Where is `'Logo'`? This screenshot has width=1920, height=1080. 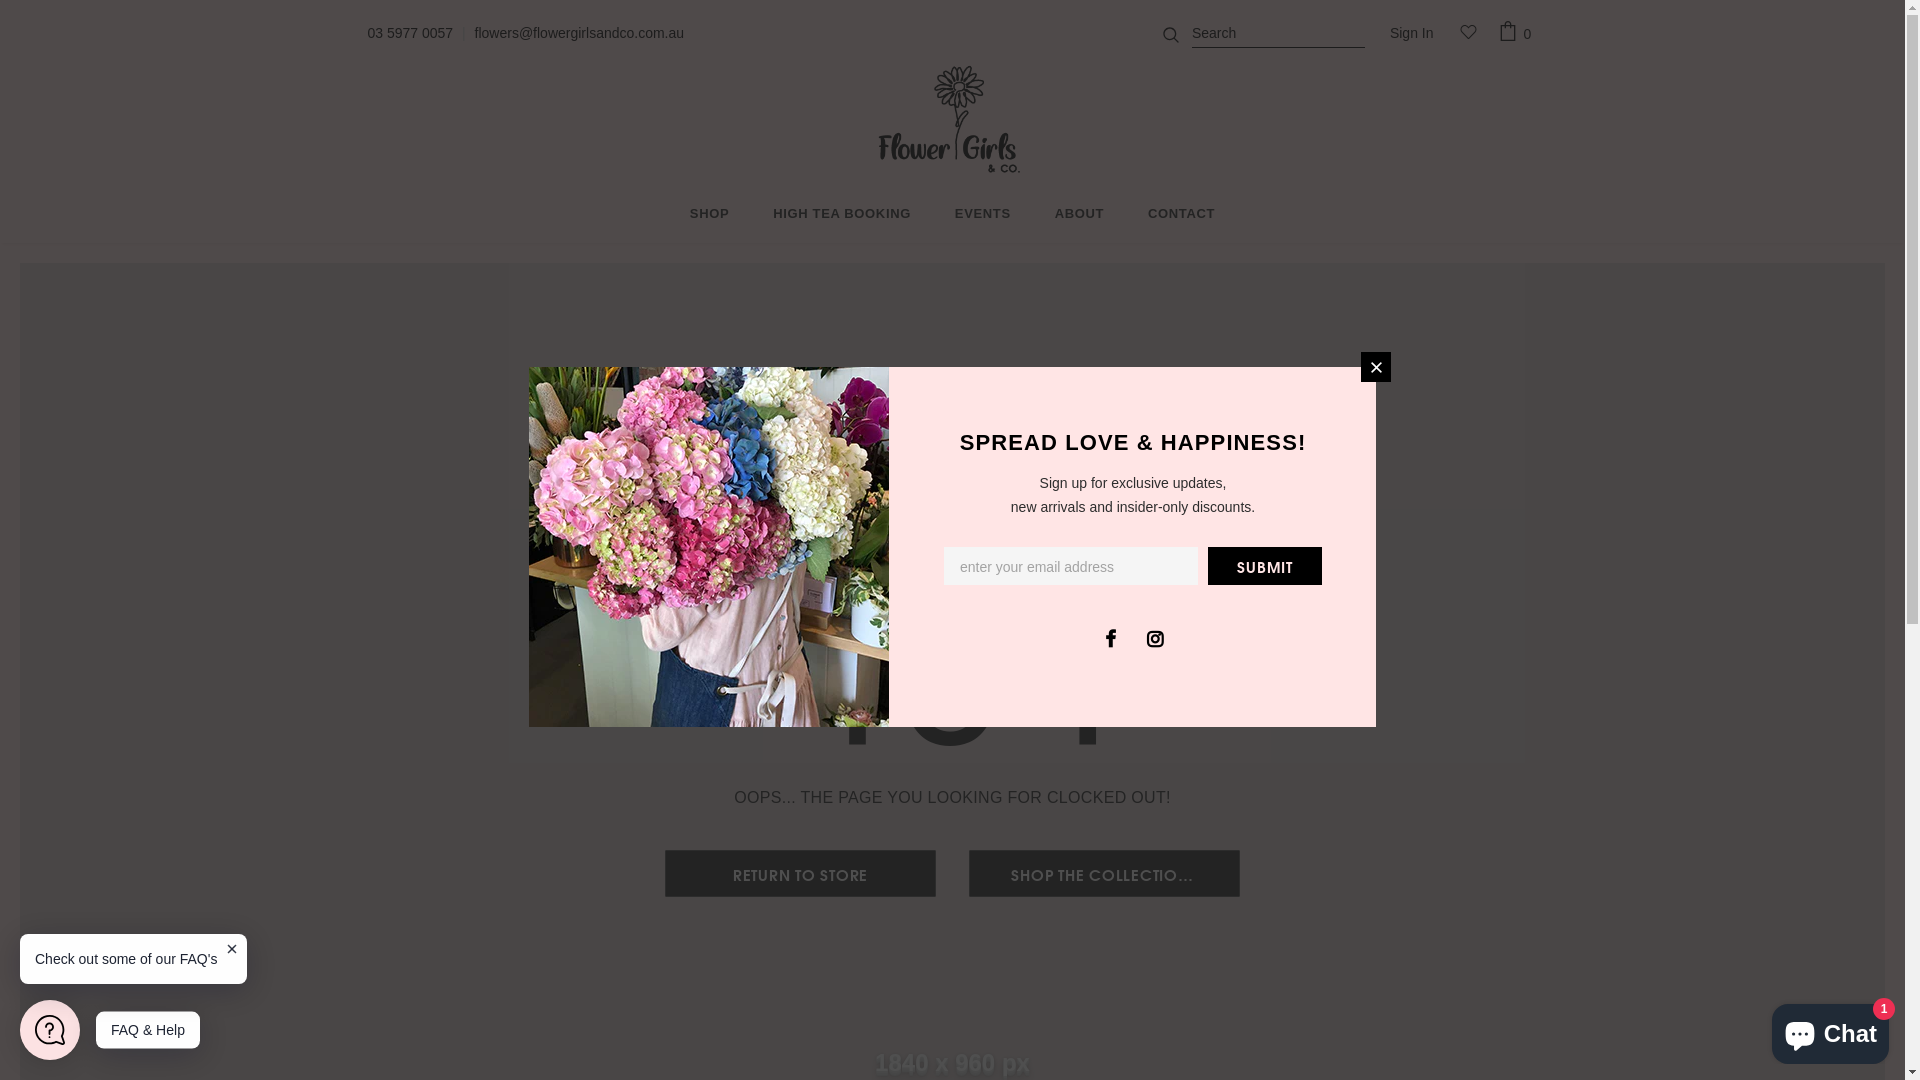
'Logo' is located at coordinates (951, 119).